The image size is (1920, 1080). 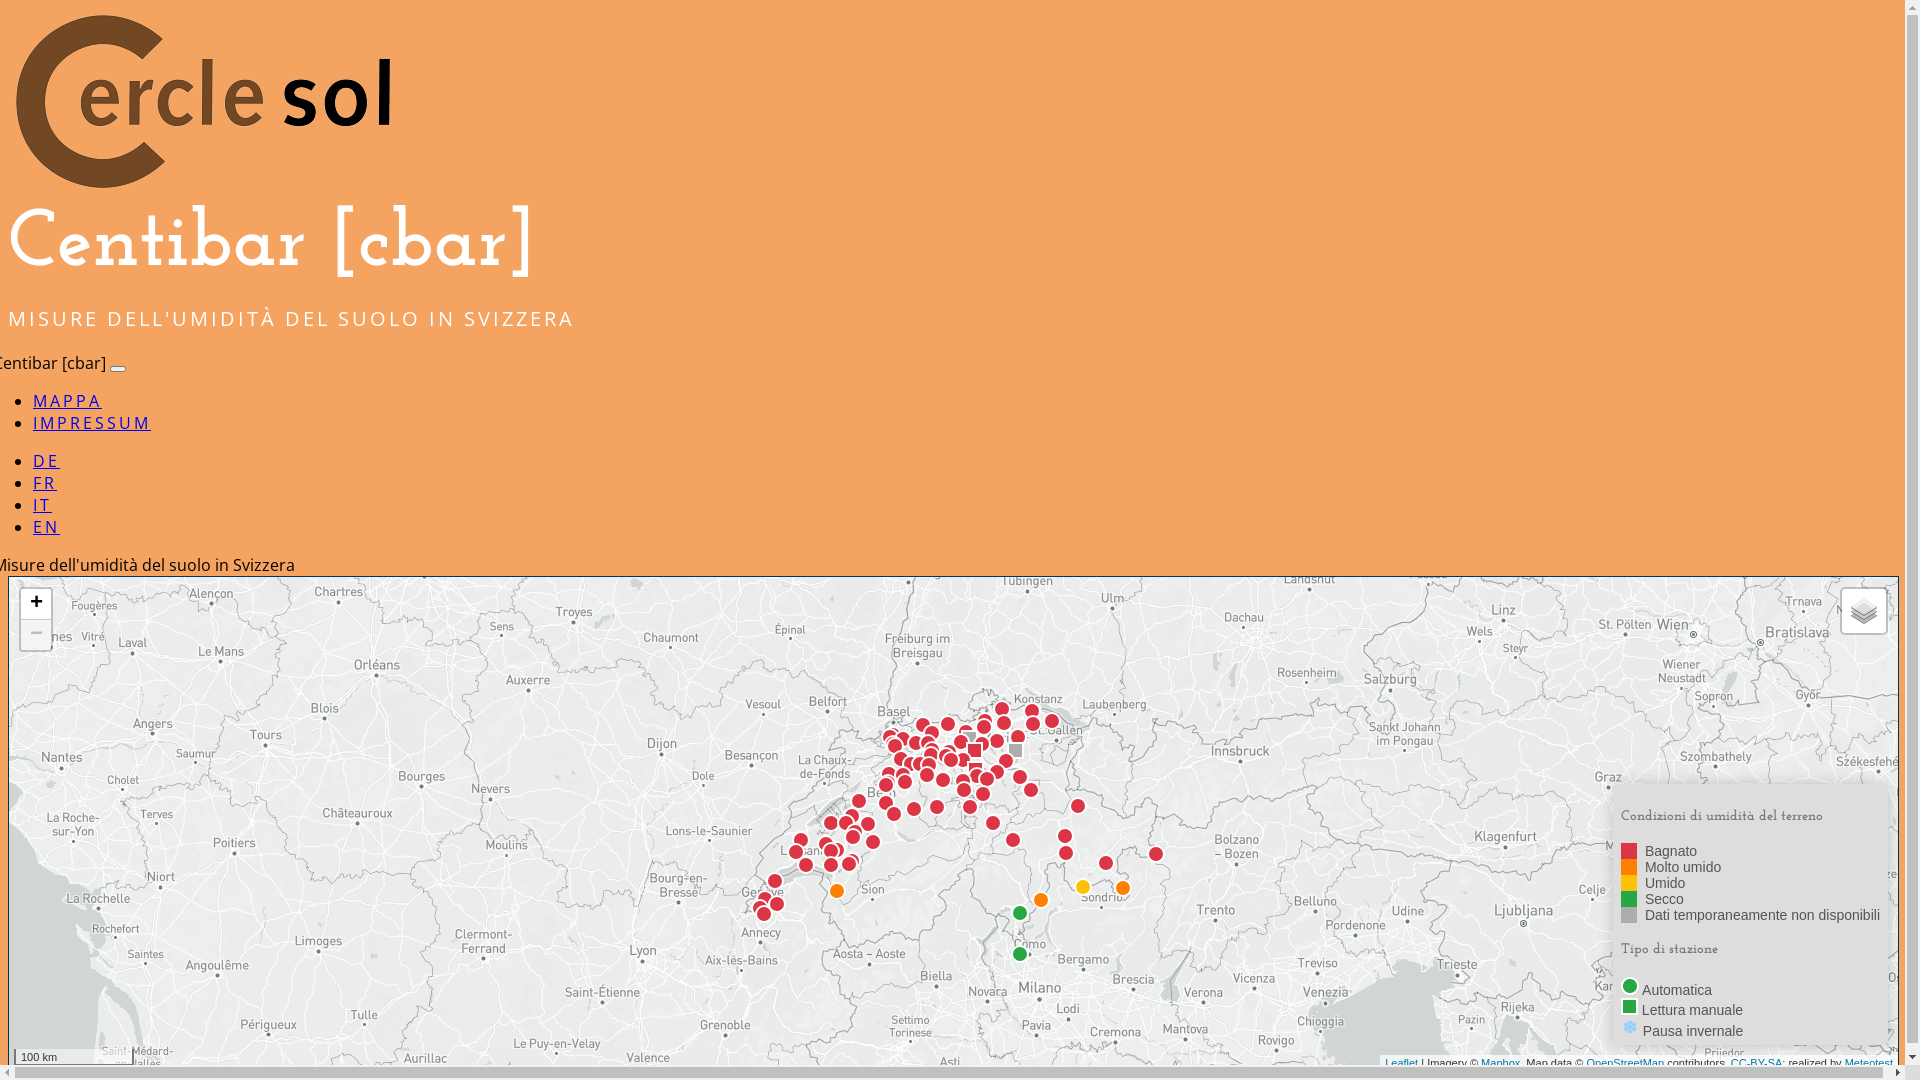 I want to click on 'IMPRESSUM', so click(x=90, y=422).